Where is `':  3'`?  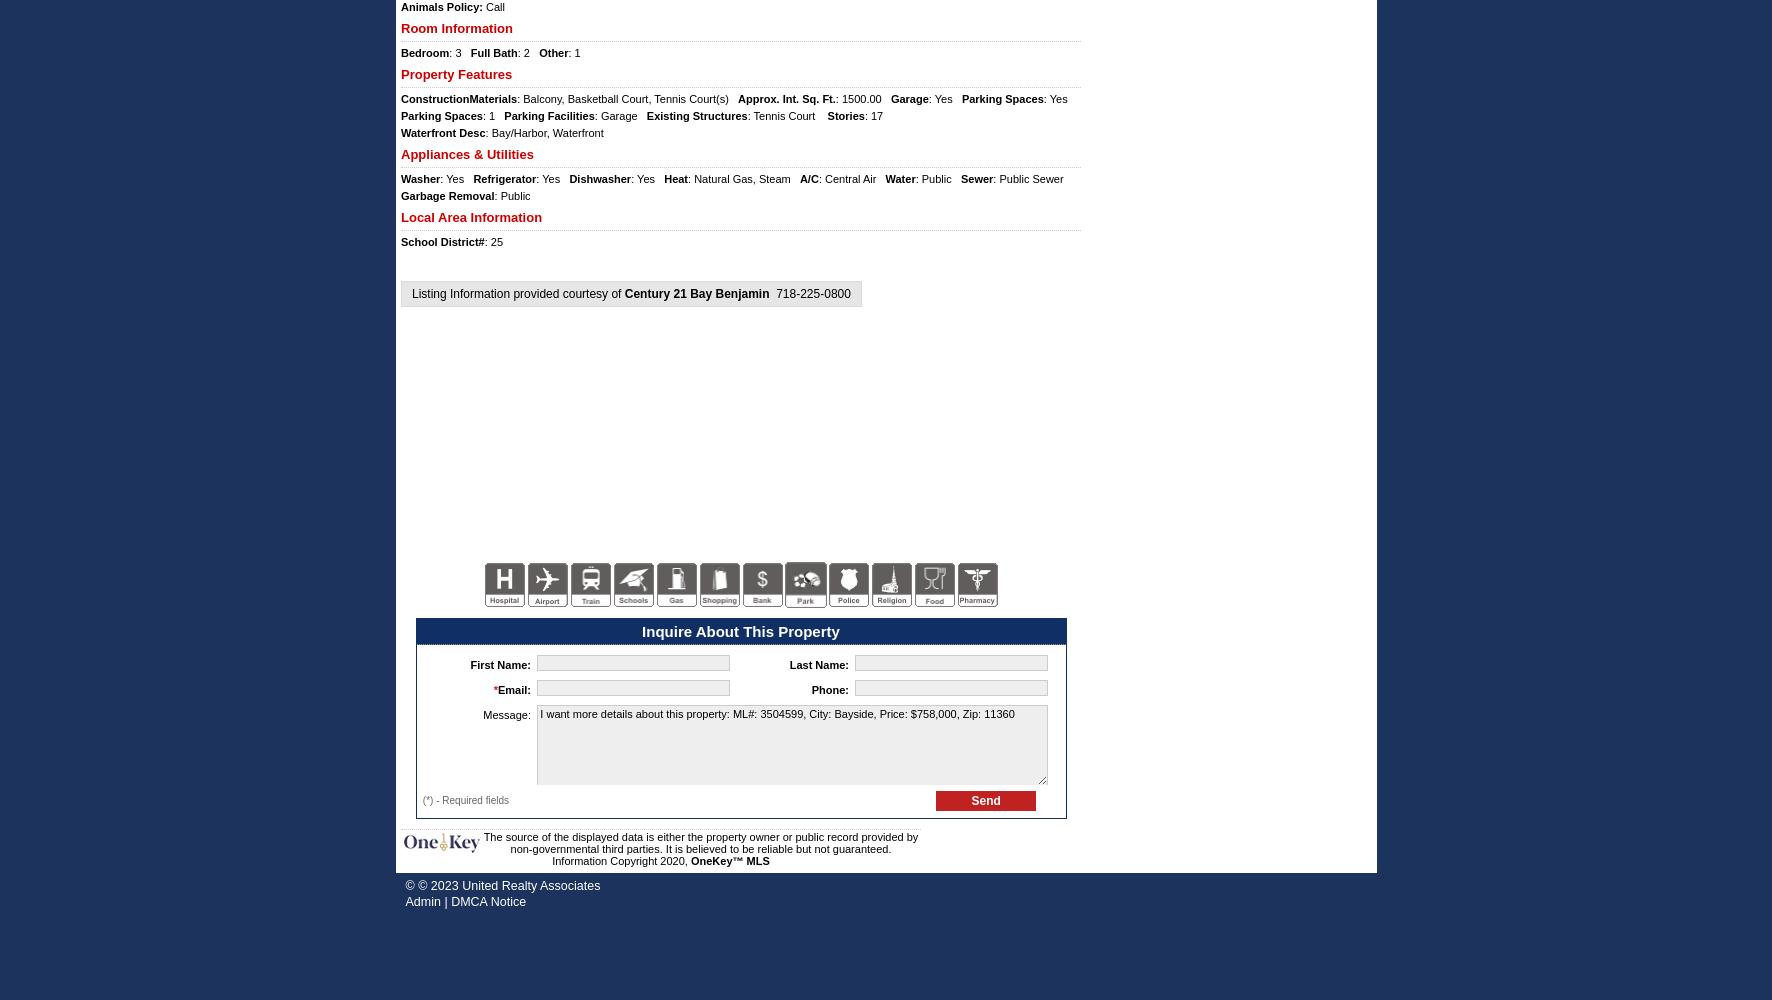
':  3' is located at coordinates (457, 53).